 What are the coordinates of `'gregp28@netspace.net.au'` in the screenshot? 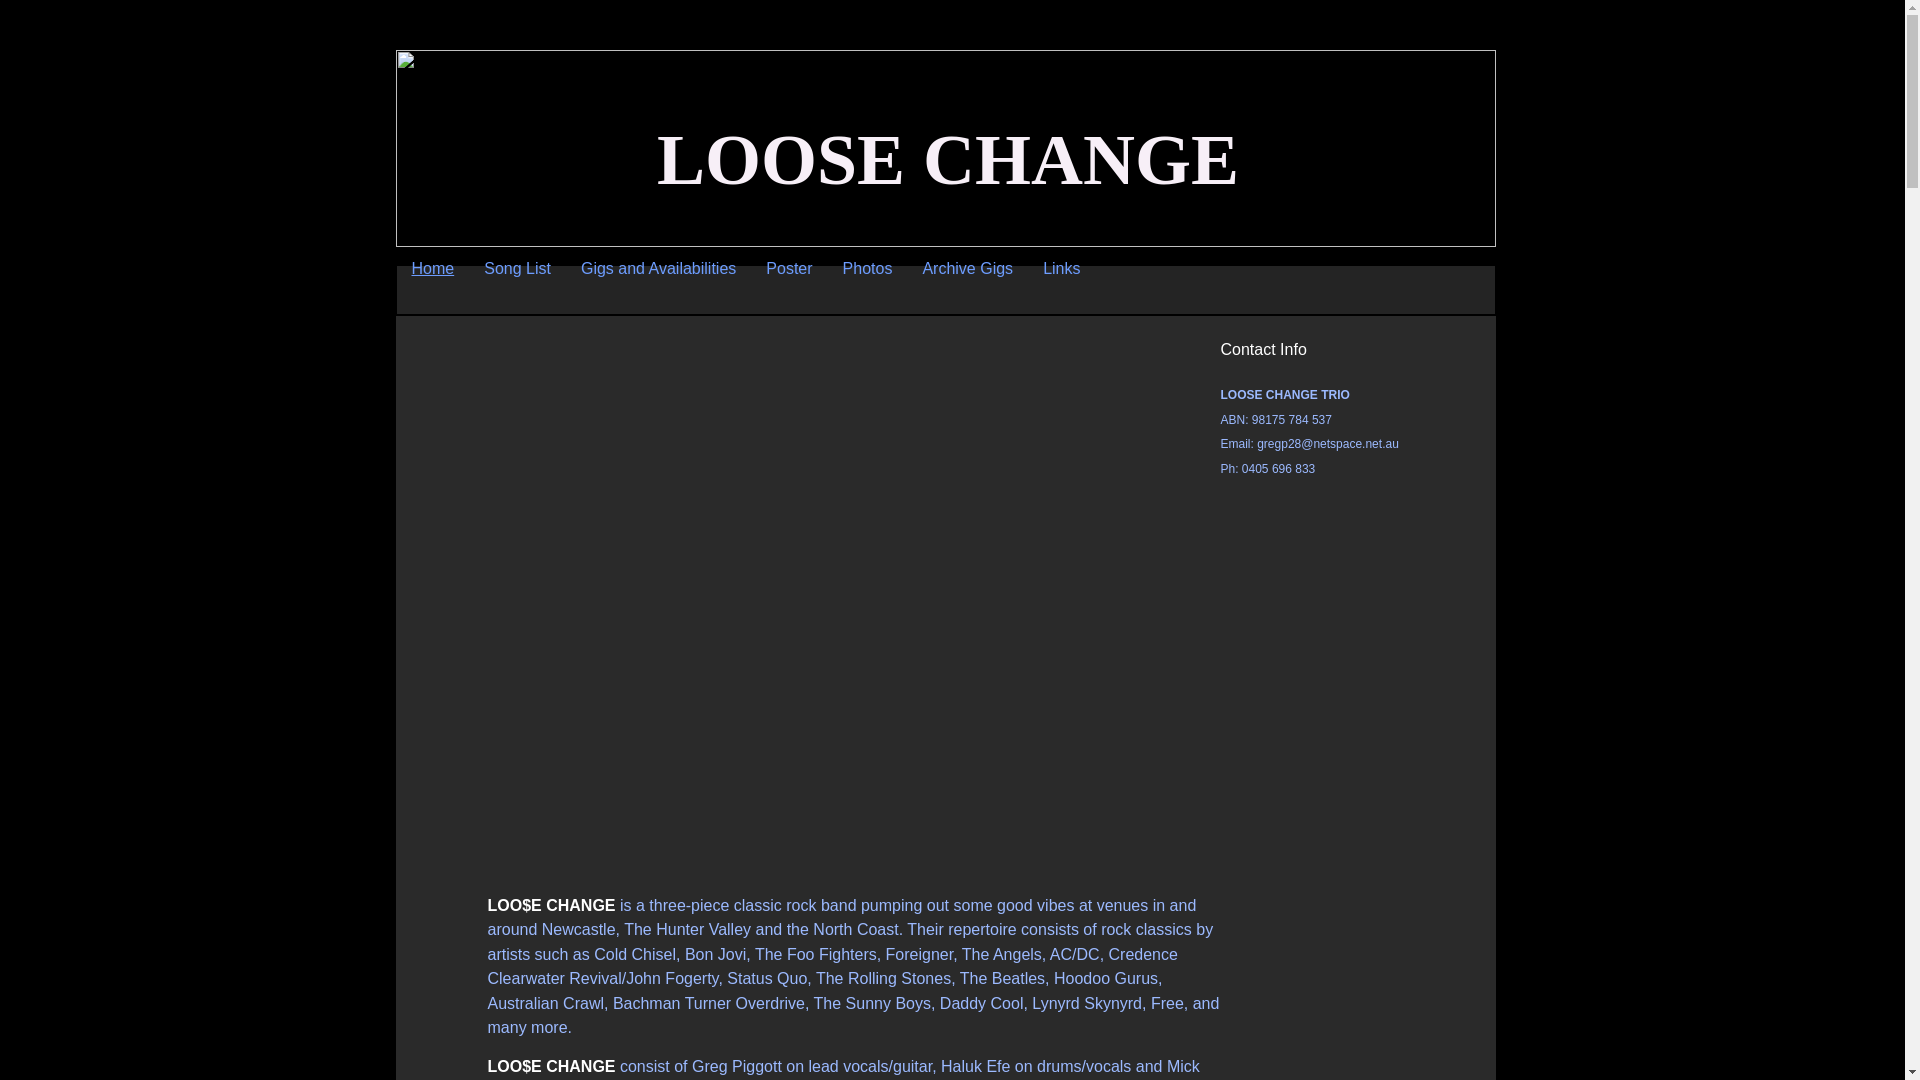 It's located at (1328, 442).